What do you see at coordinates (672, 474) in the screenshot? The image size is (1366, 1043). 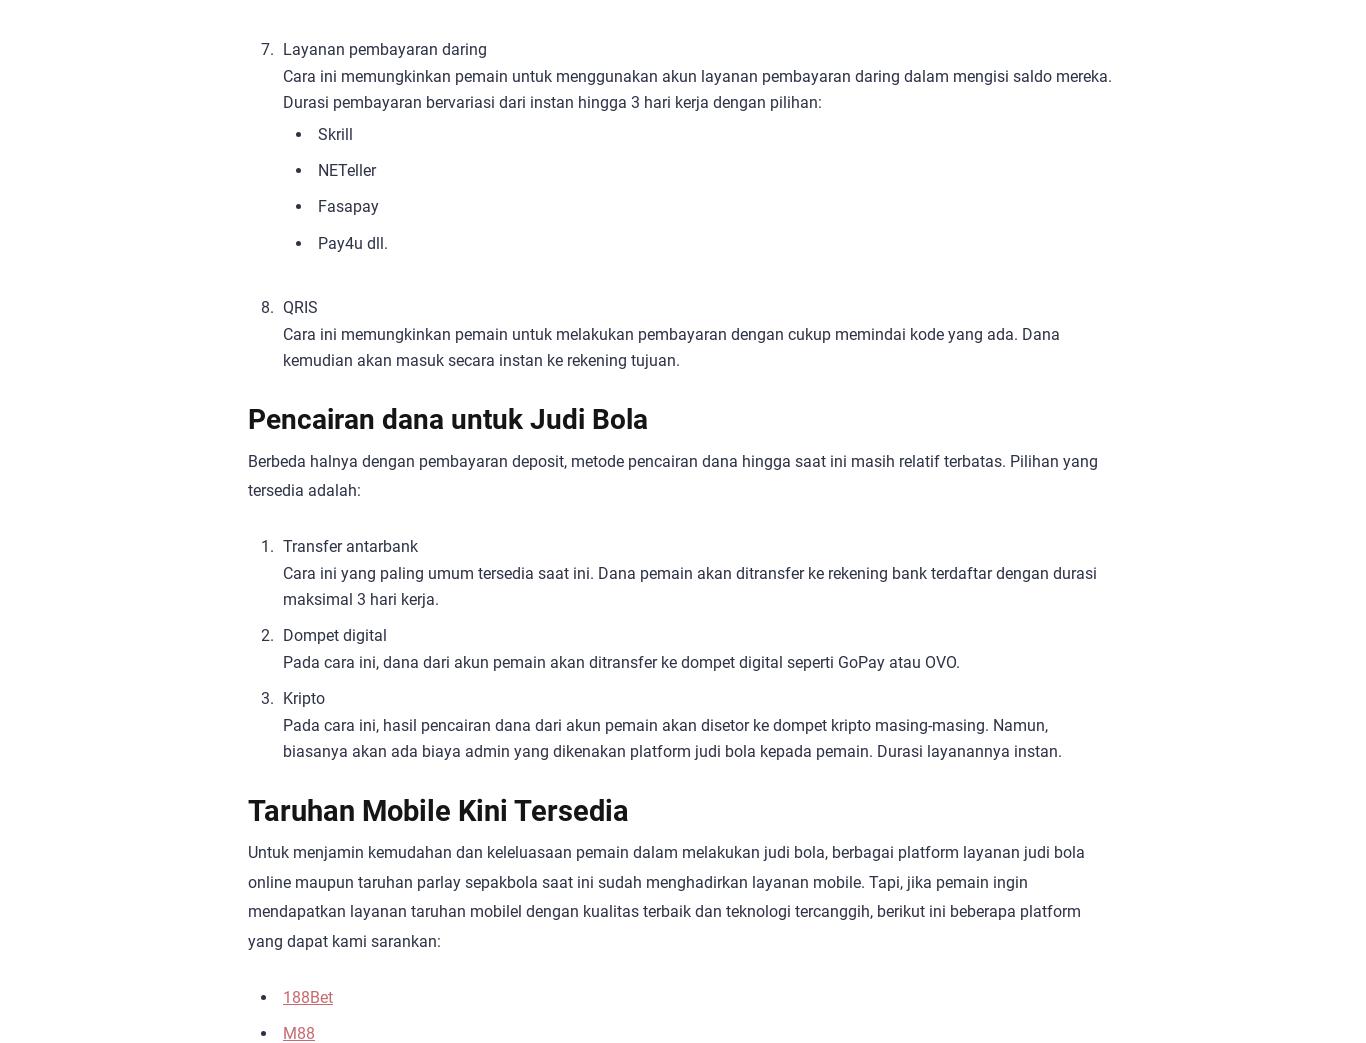 I see `'Berbeda halnya dengan pembayaran deposit, metode pencairan dana hingga saat ini masih relatif terbatas. Pilihan yang tersedia adalah:'` at bounding box center [672, 474].